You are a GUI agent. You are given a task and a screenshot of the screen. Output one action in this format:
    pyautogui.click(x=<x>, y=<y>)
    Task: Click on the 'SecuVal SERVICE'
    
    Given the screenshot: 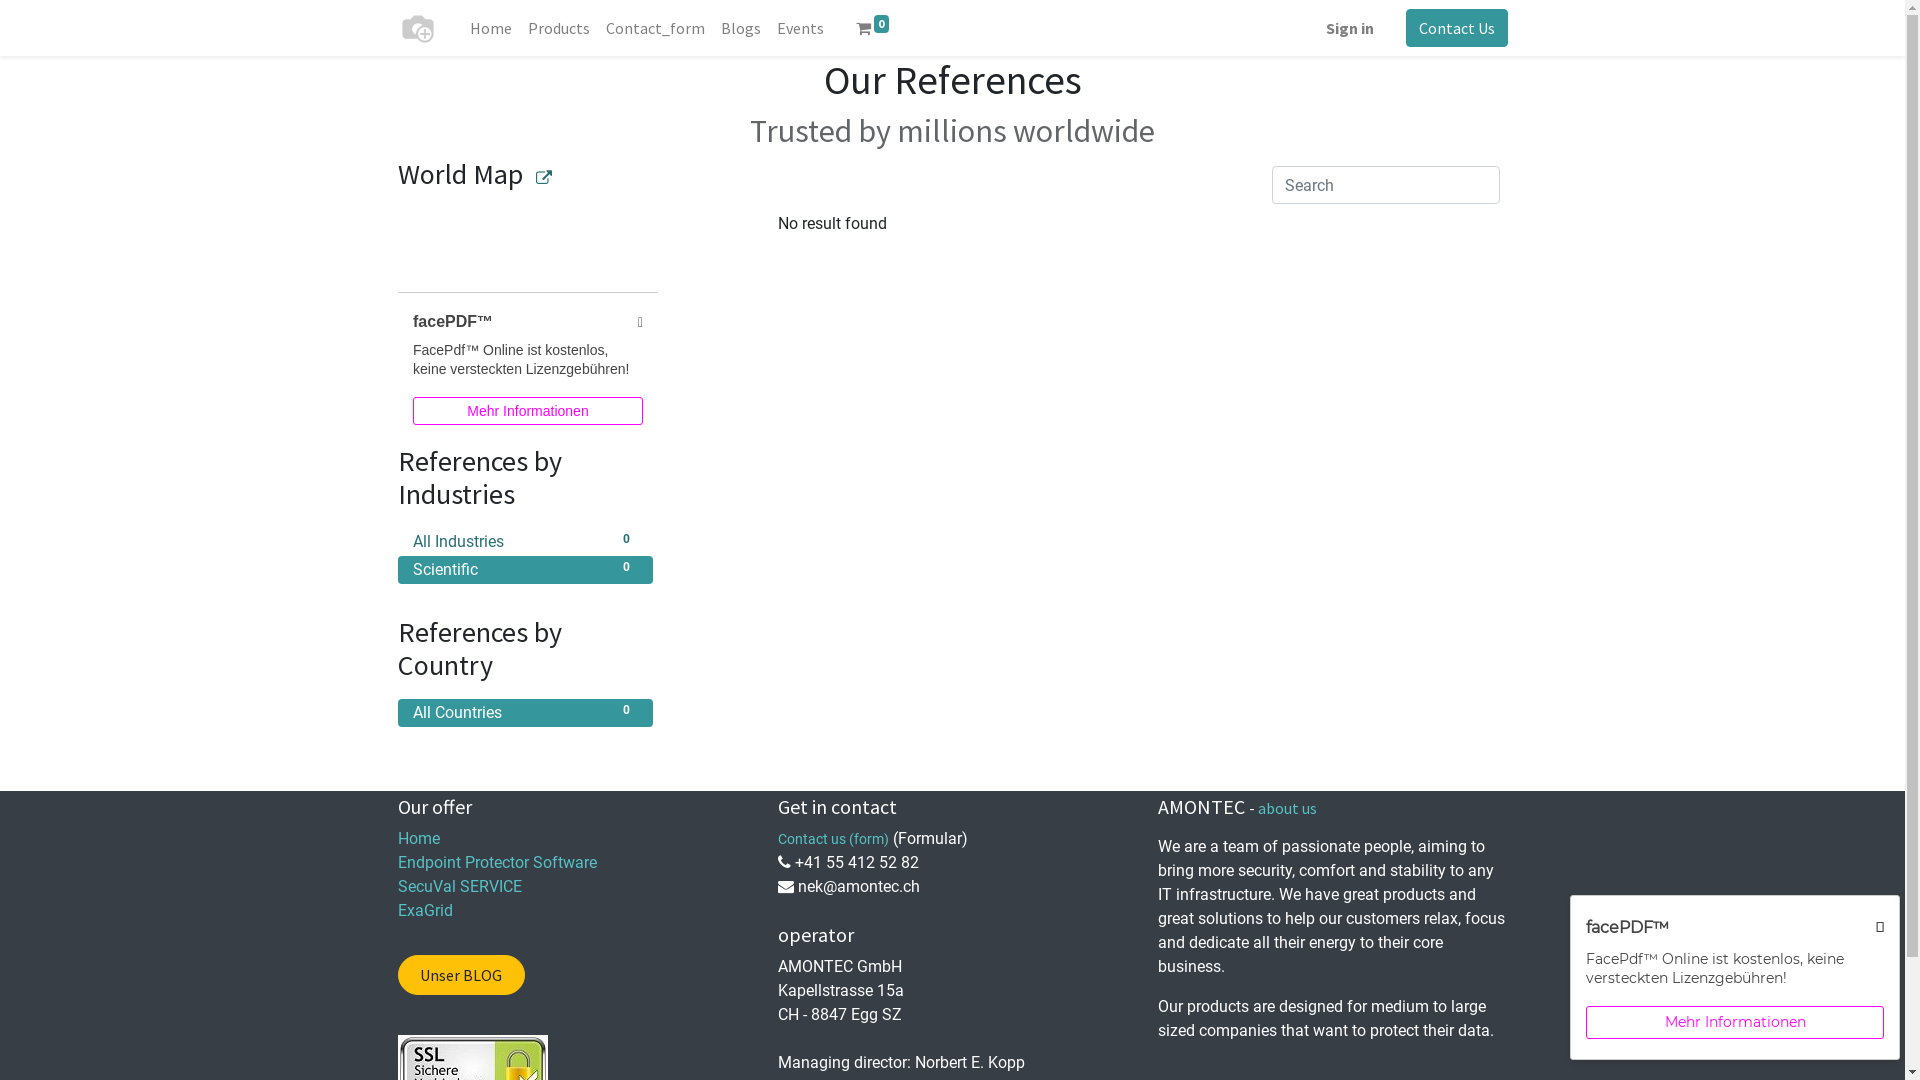 What is the action you would take?
    pyautogui.click(x=398, y=885)
    